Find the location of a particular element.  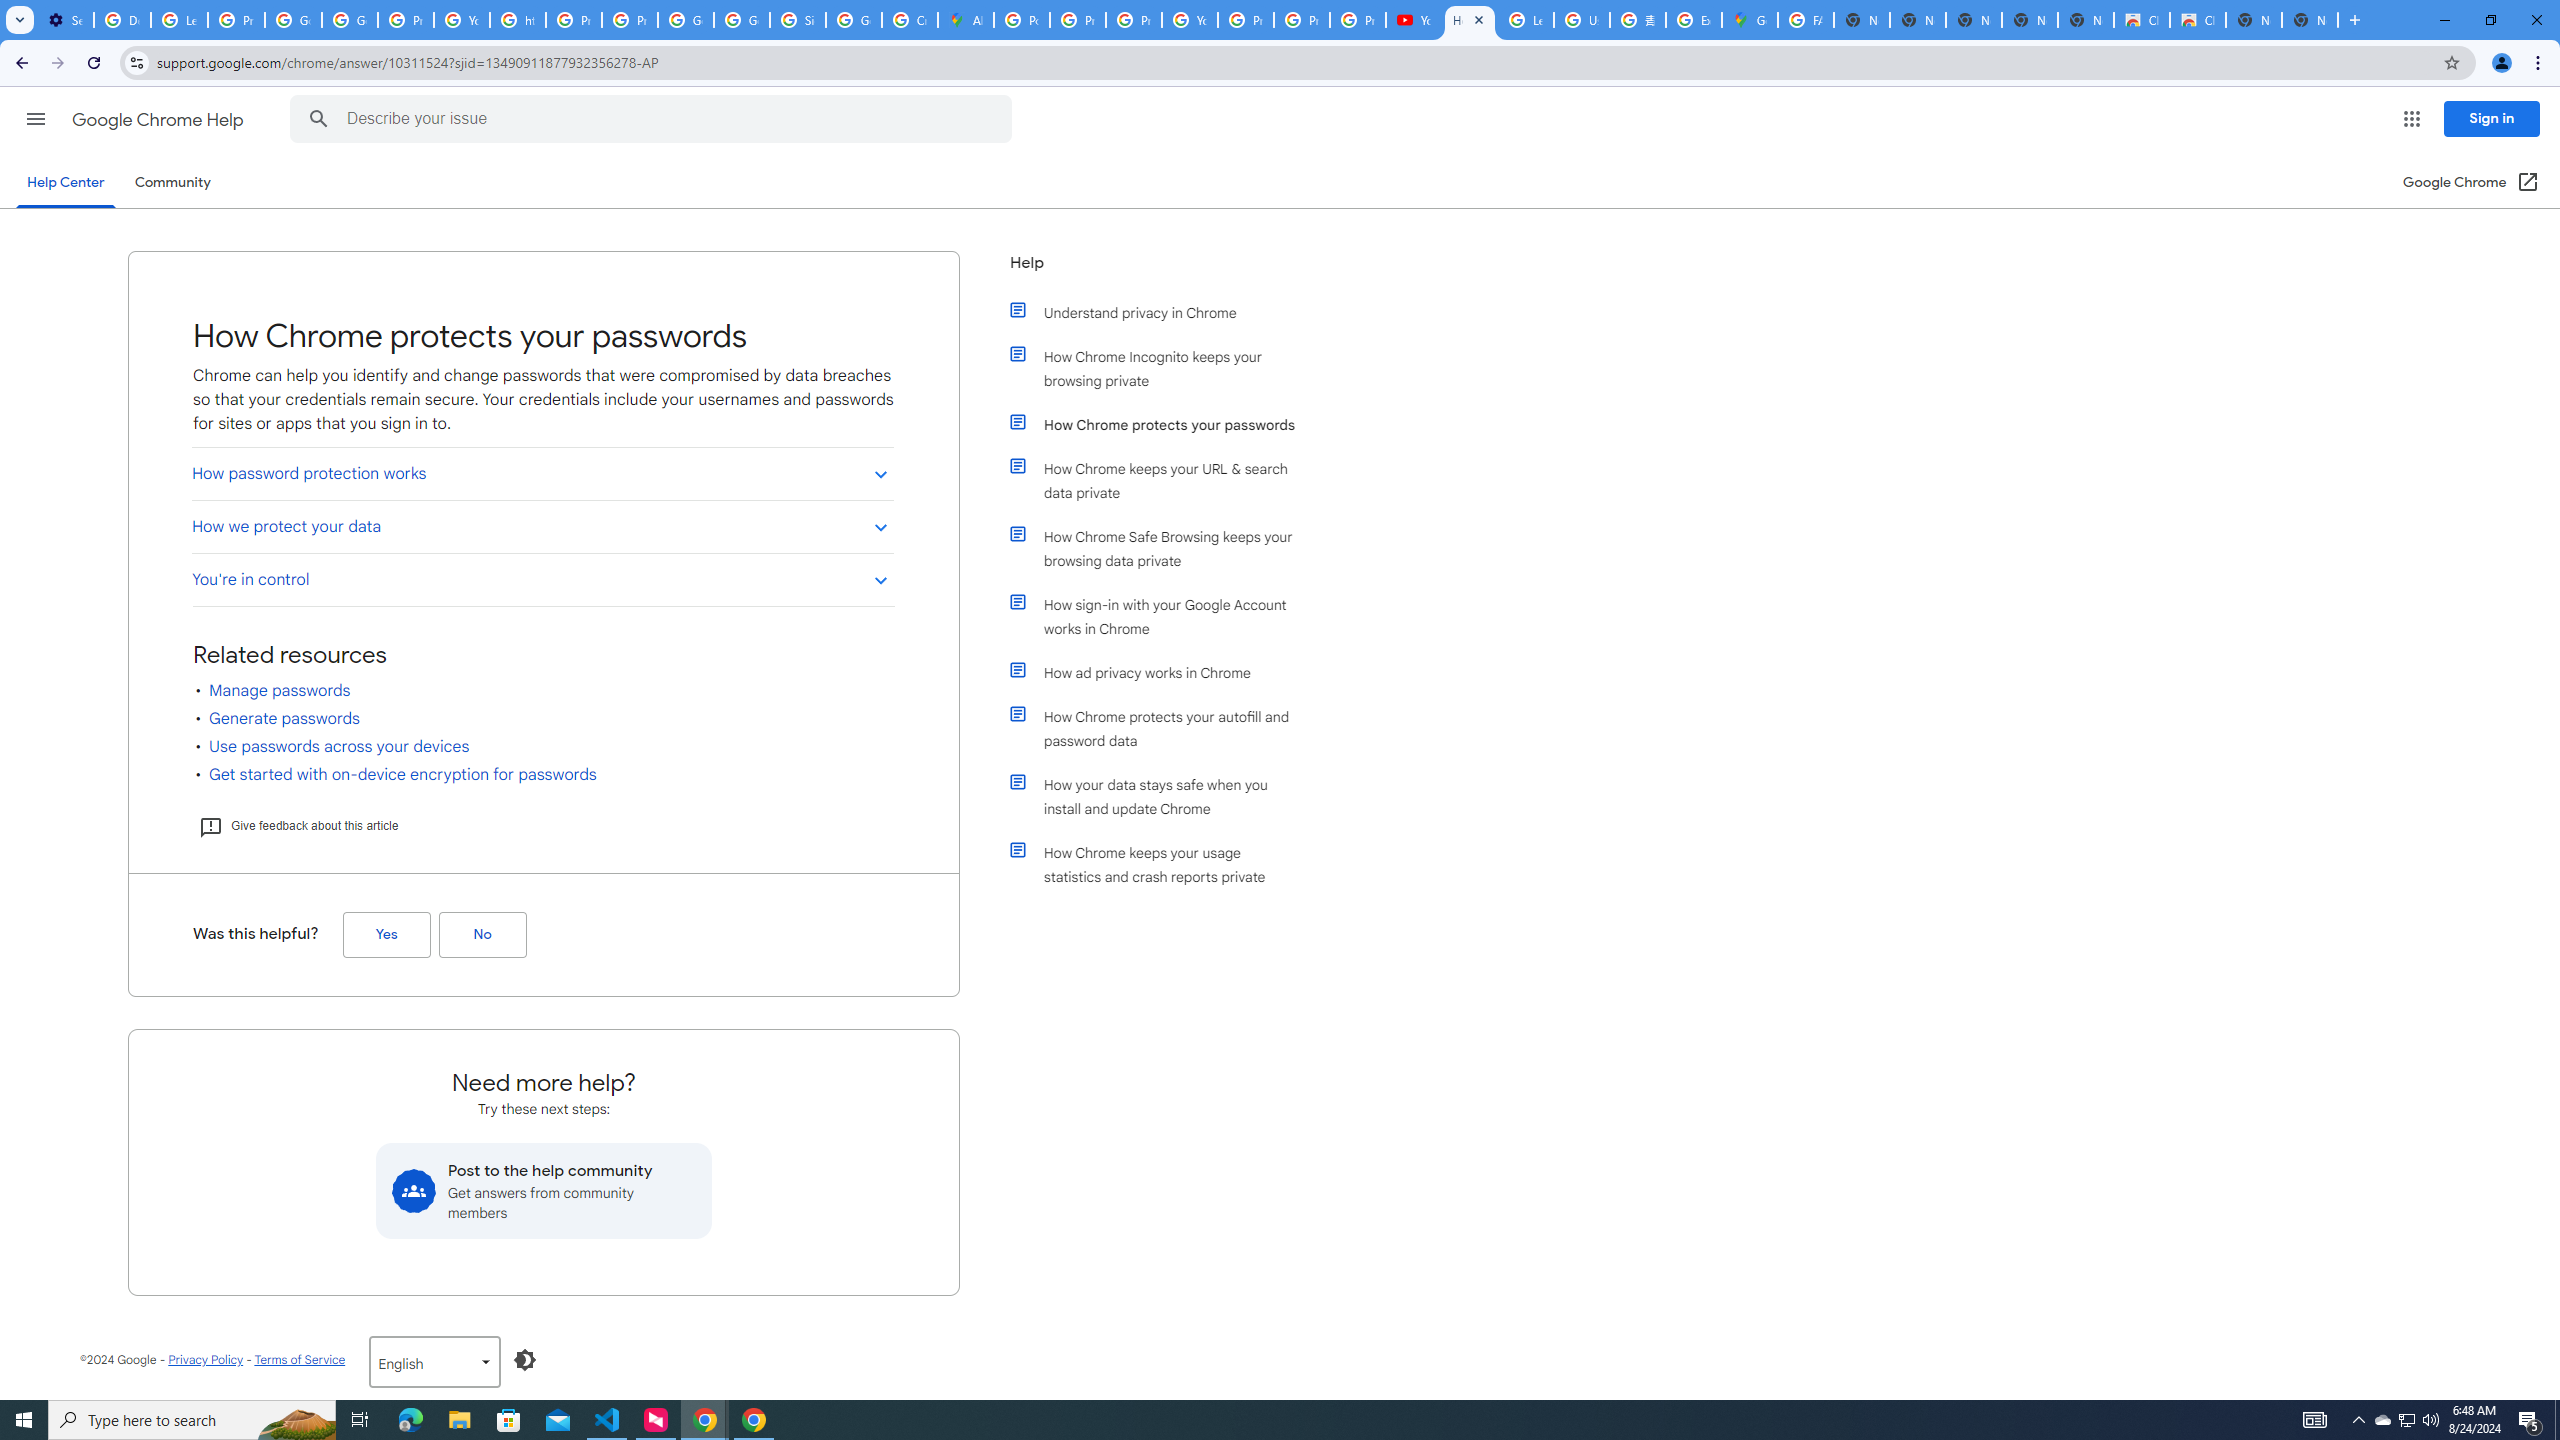

'Policy Accountability and Transparency - Transparency Center' is located at coordinates (1022, 19).